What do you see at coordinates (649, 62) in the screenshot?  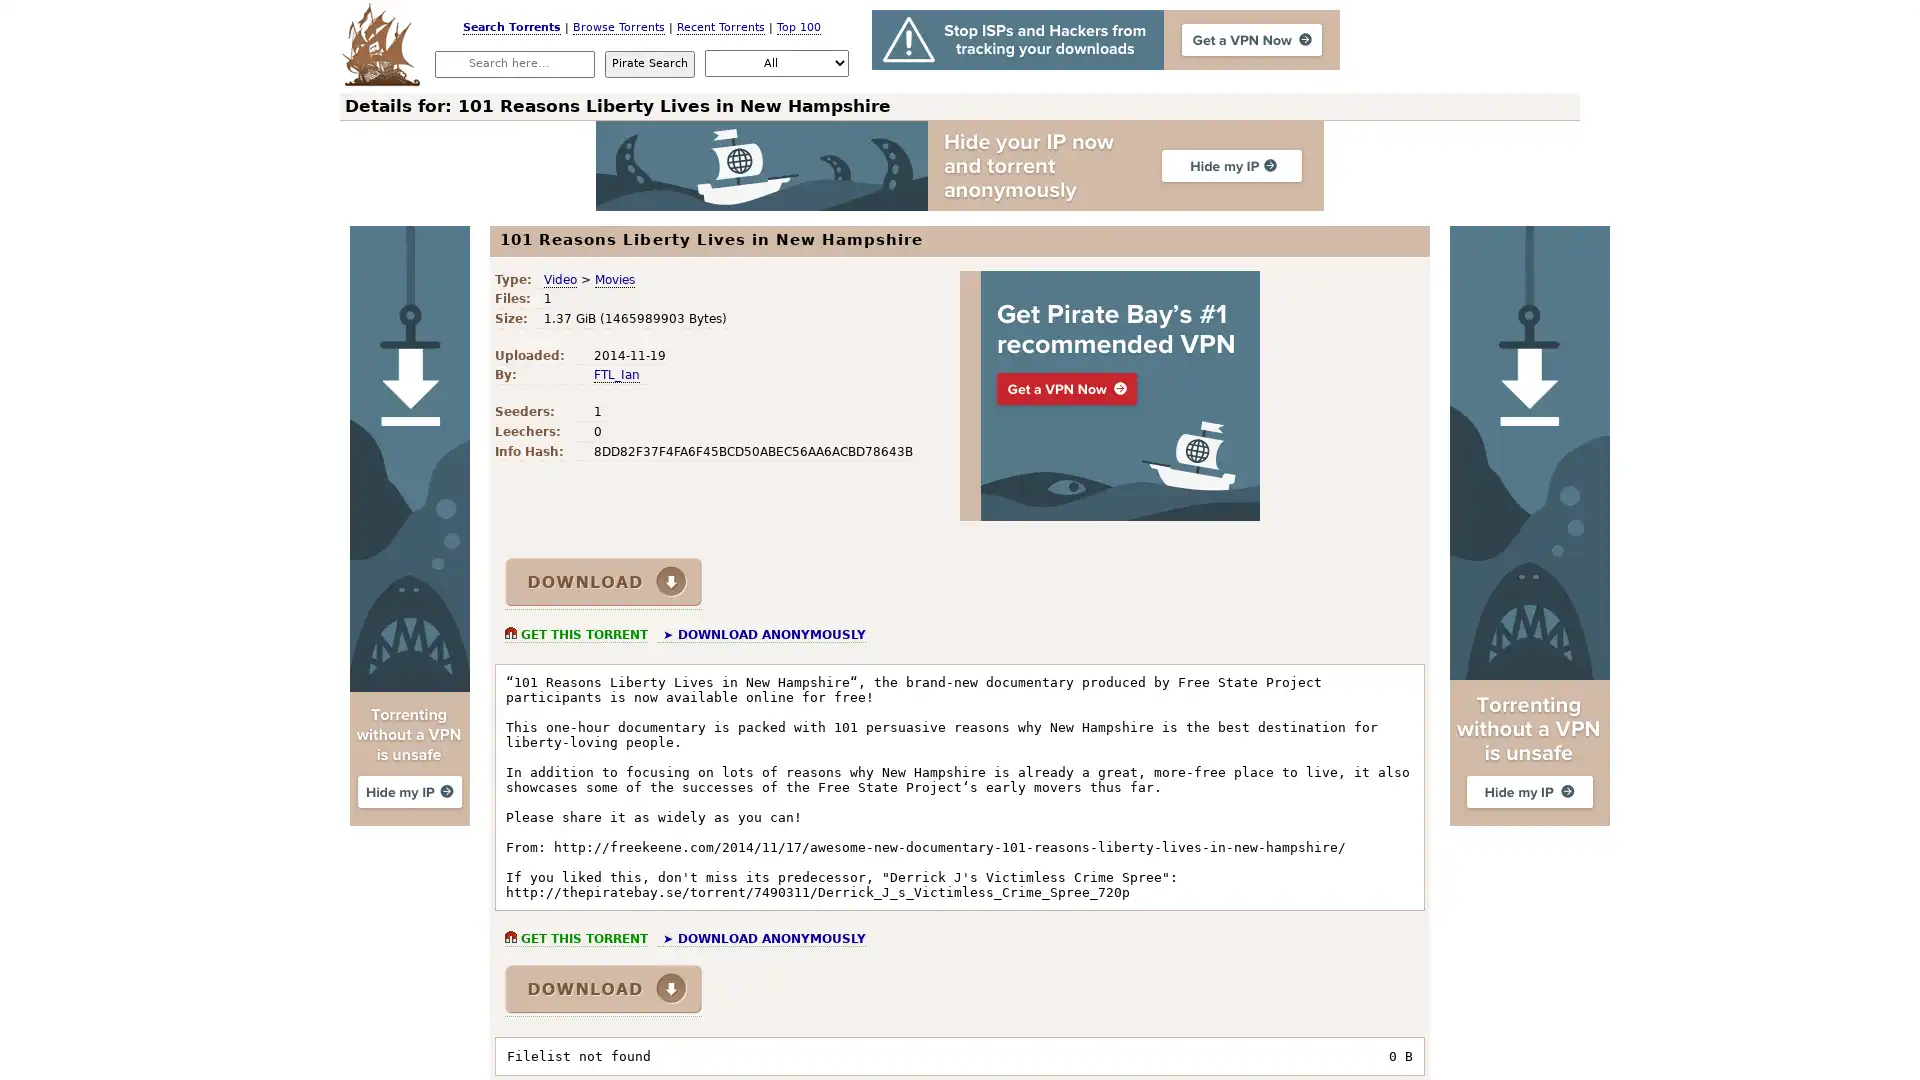 I see `Pirate Search` at bounding box center [649, 62].